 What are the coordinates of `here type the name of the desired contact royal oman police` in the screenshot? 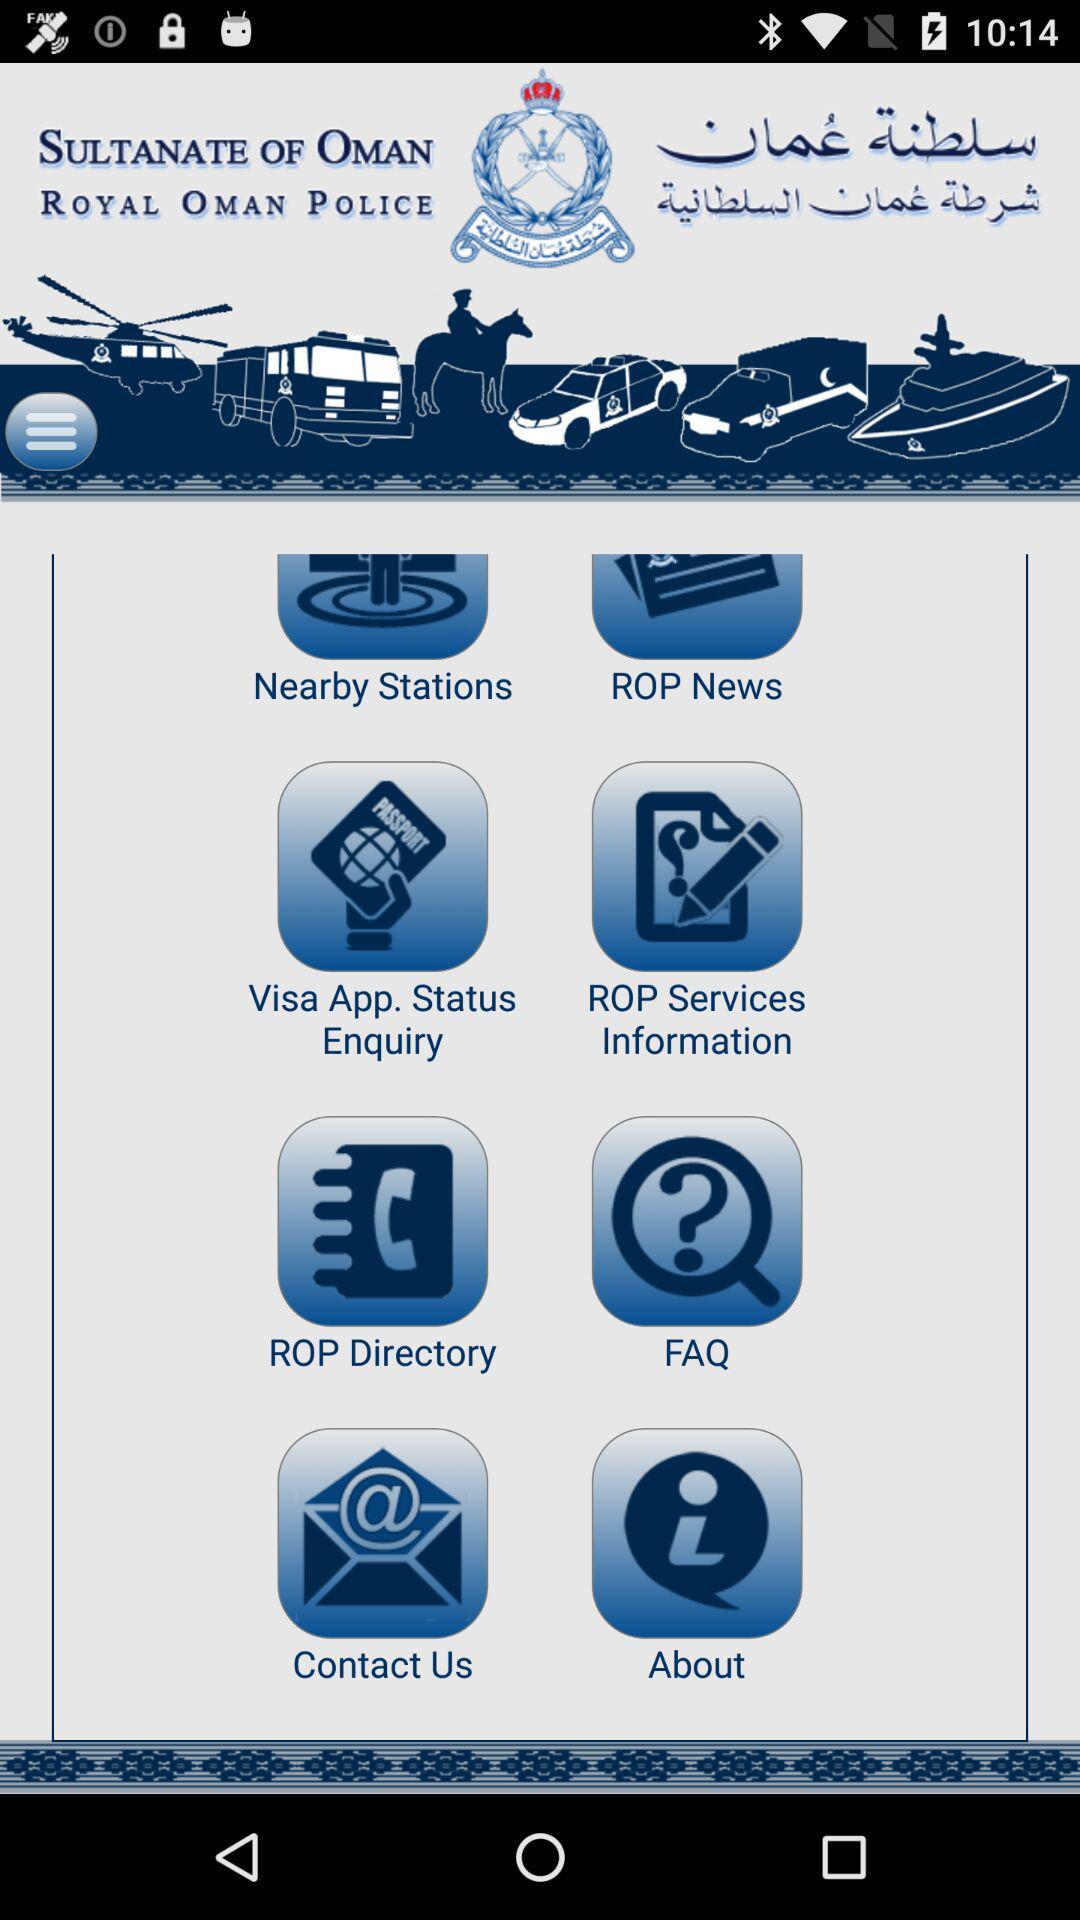 It's located at (382, 1220).